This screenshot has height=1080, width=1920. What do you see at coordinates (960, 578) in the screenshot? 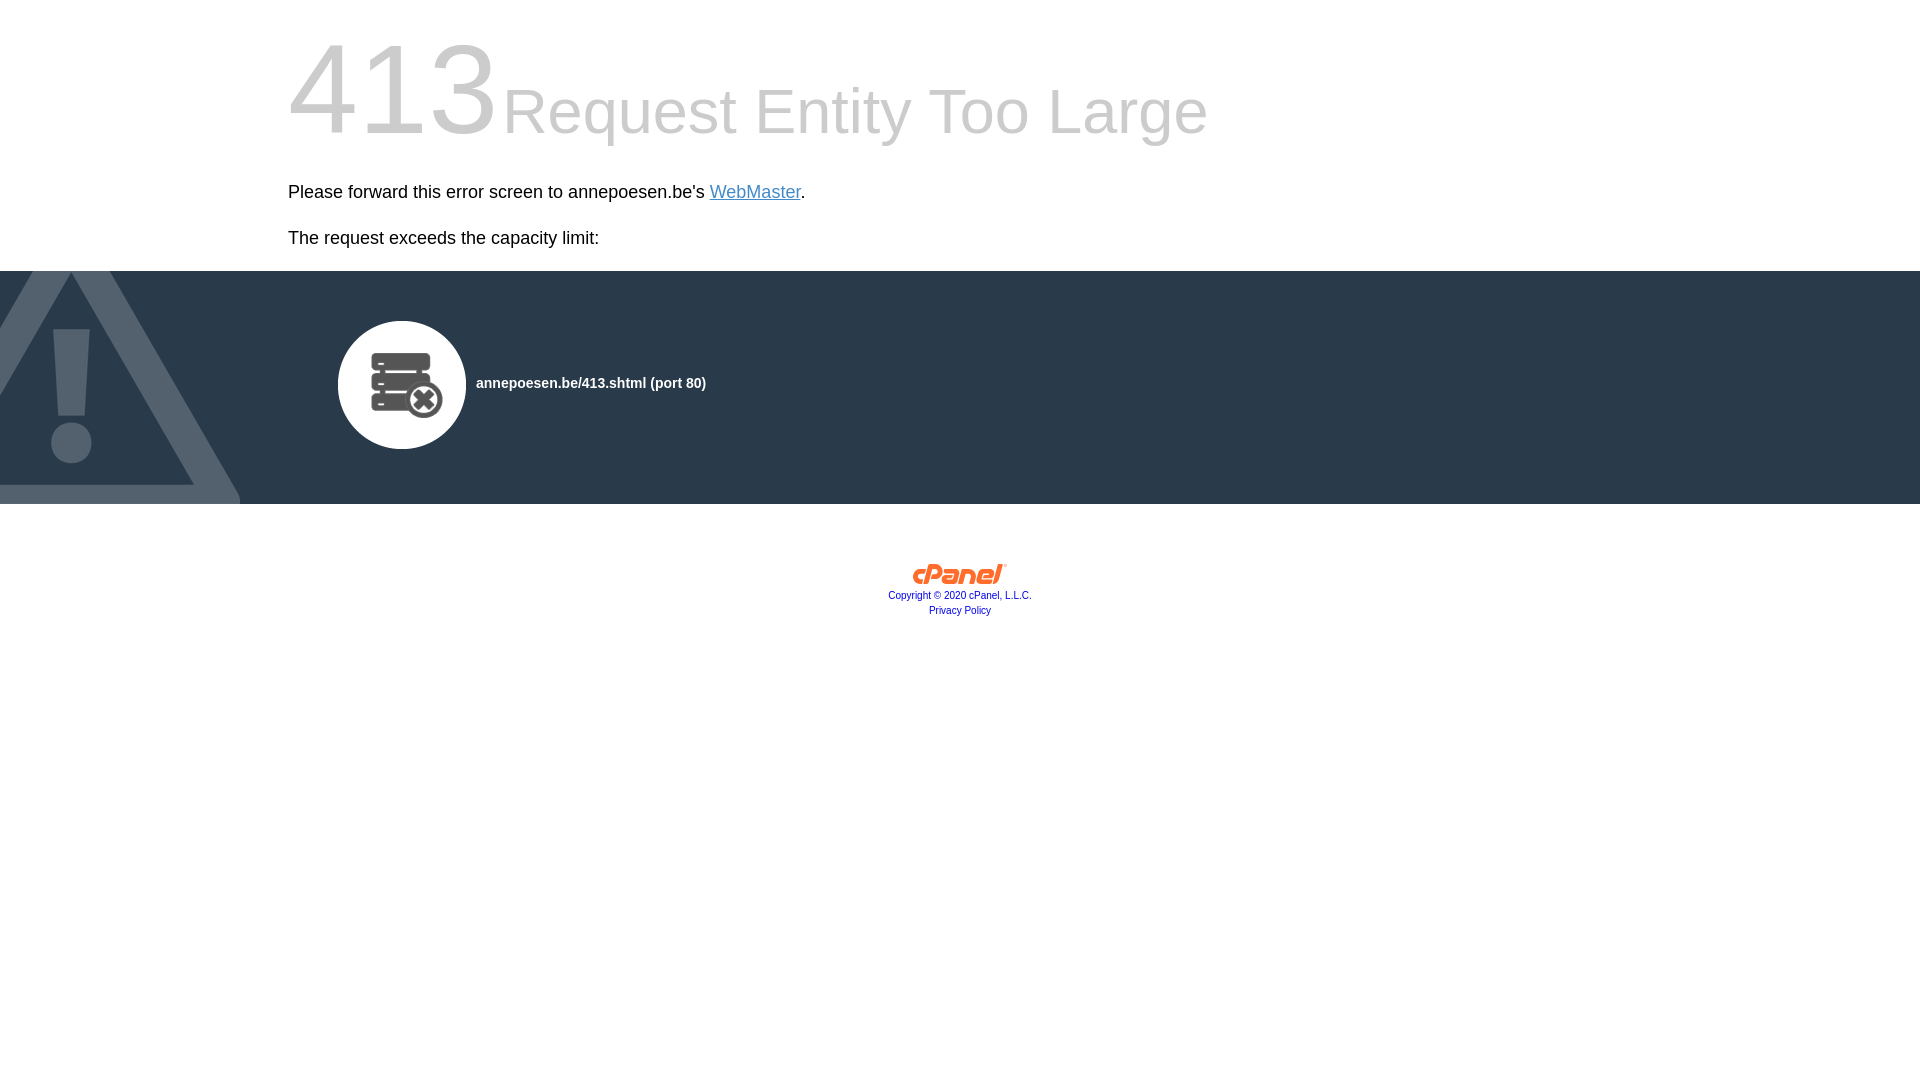
I see `'cPanel, Inc.'` at bounding box center [960, 578].